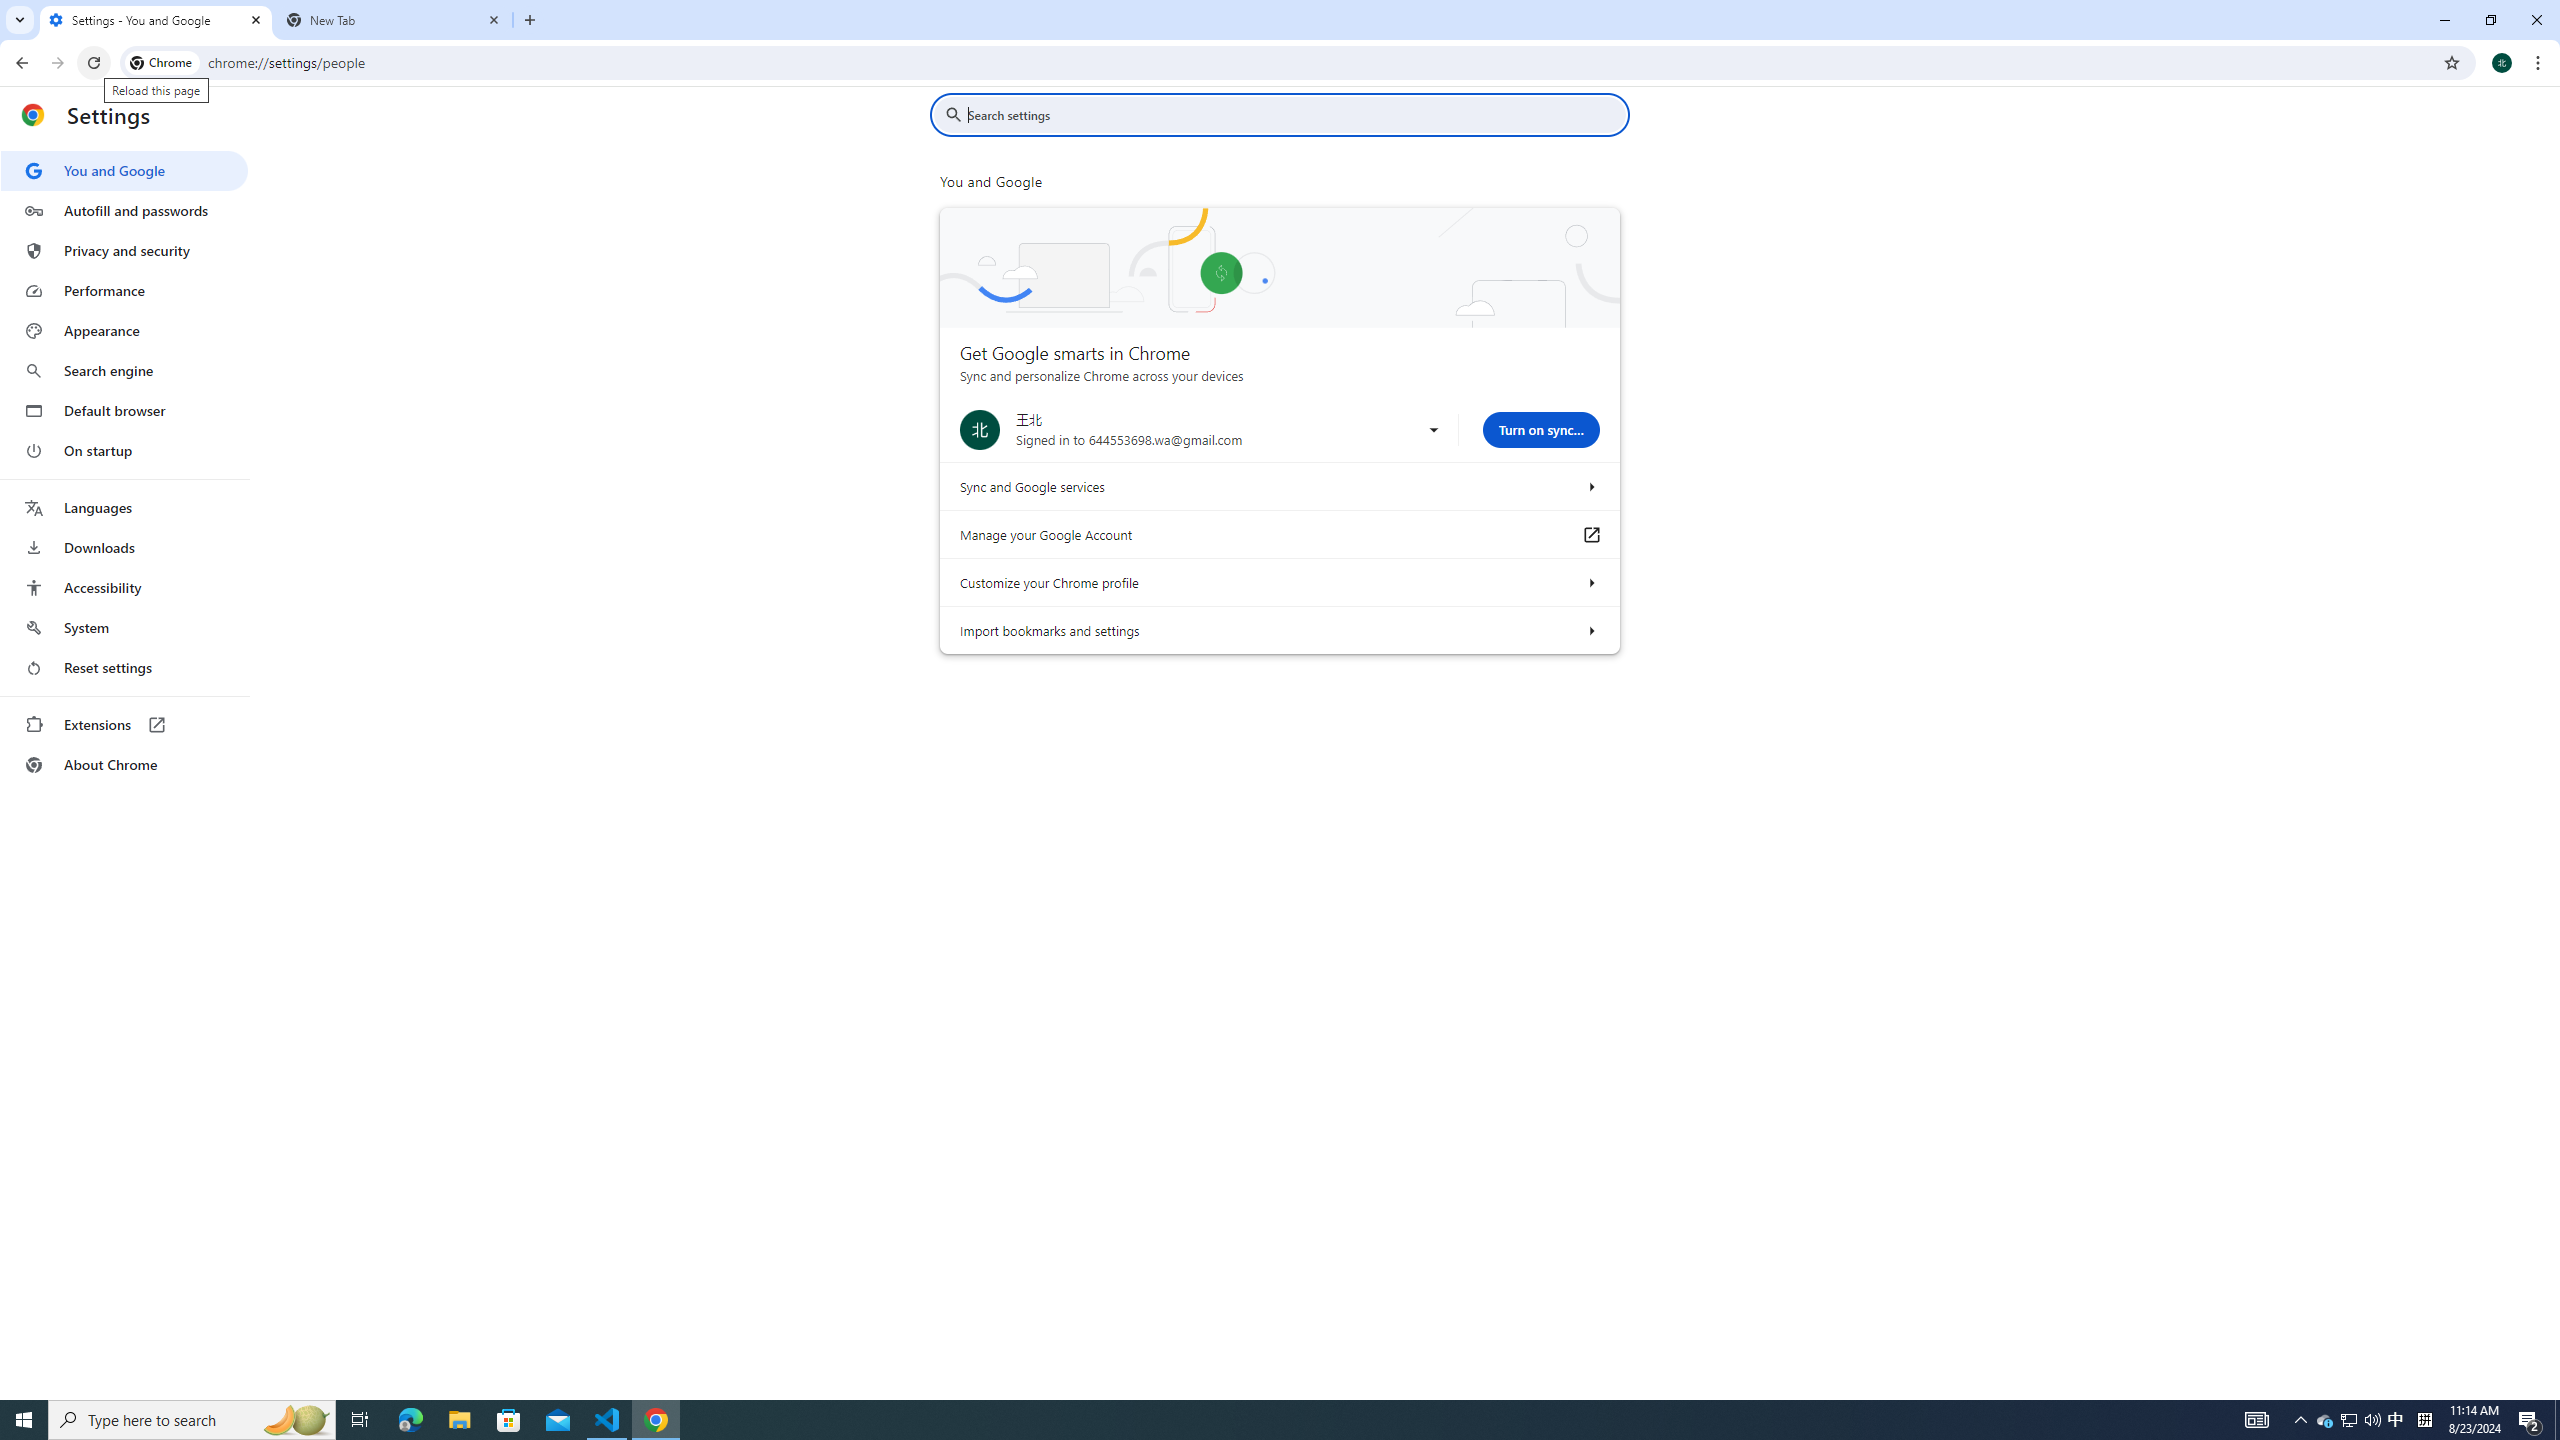  What do you see at coordinates (123, 586) in the screenshot?
I see `'Accessibility'` at bounding box center [123, 586].